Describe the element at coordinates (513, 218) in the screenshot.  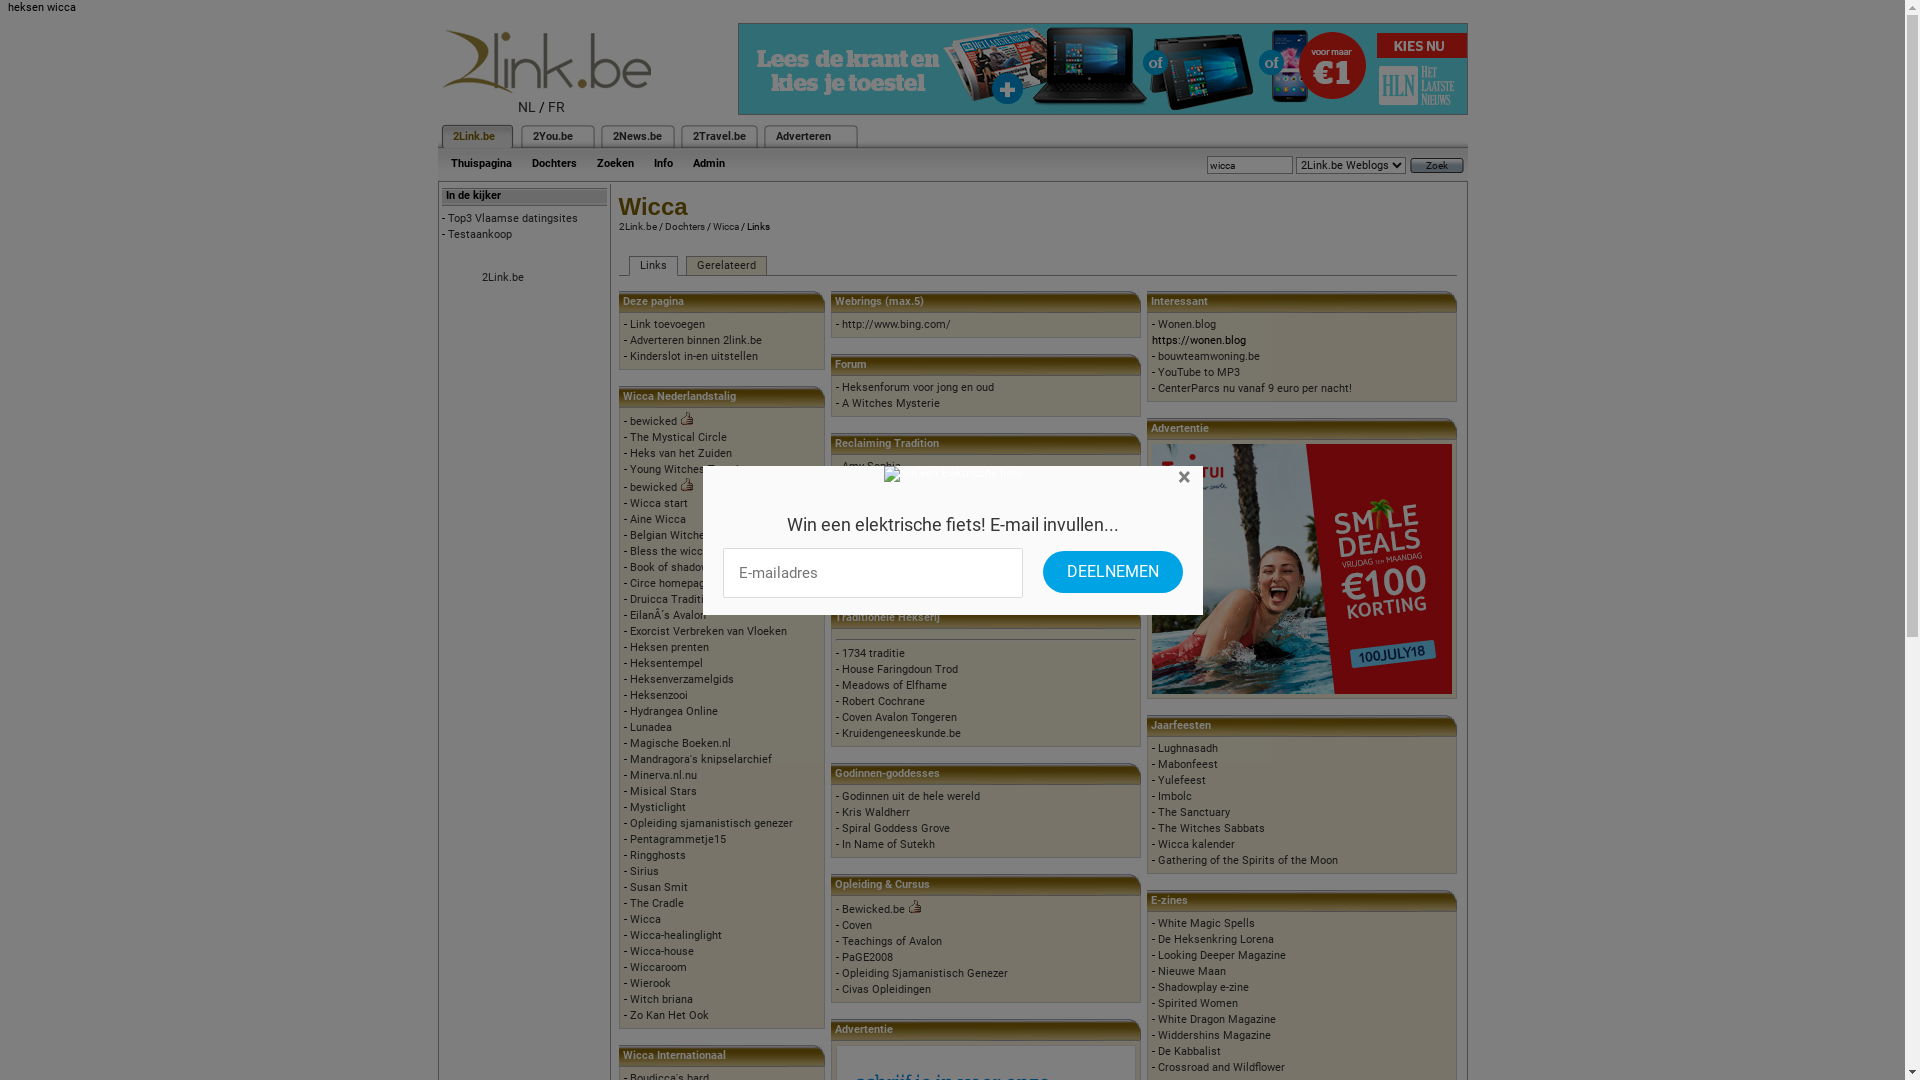
I see `'Top3 Vlaamse datingsites'` at that location.